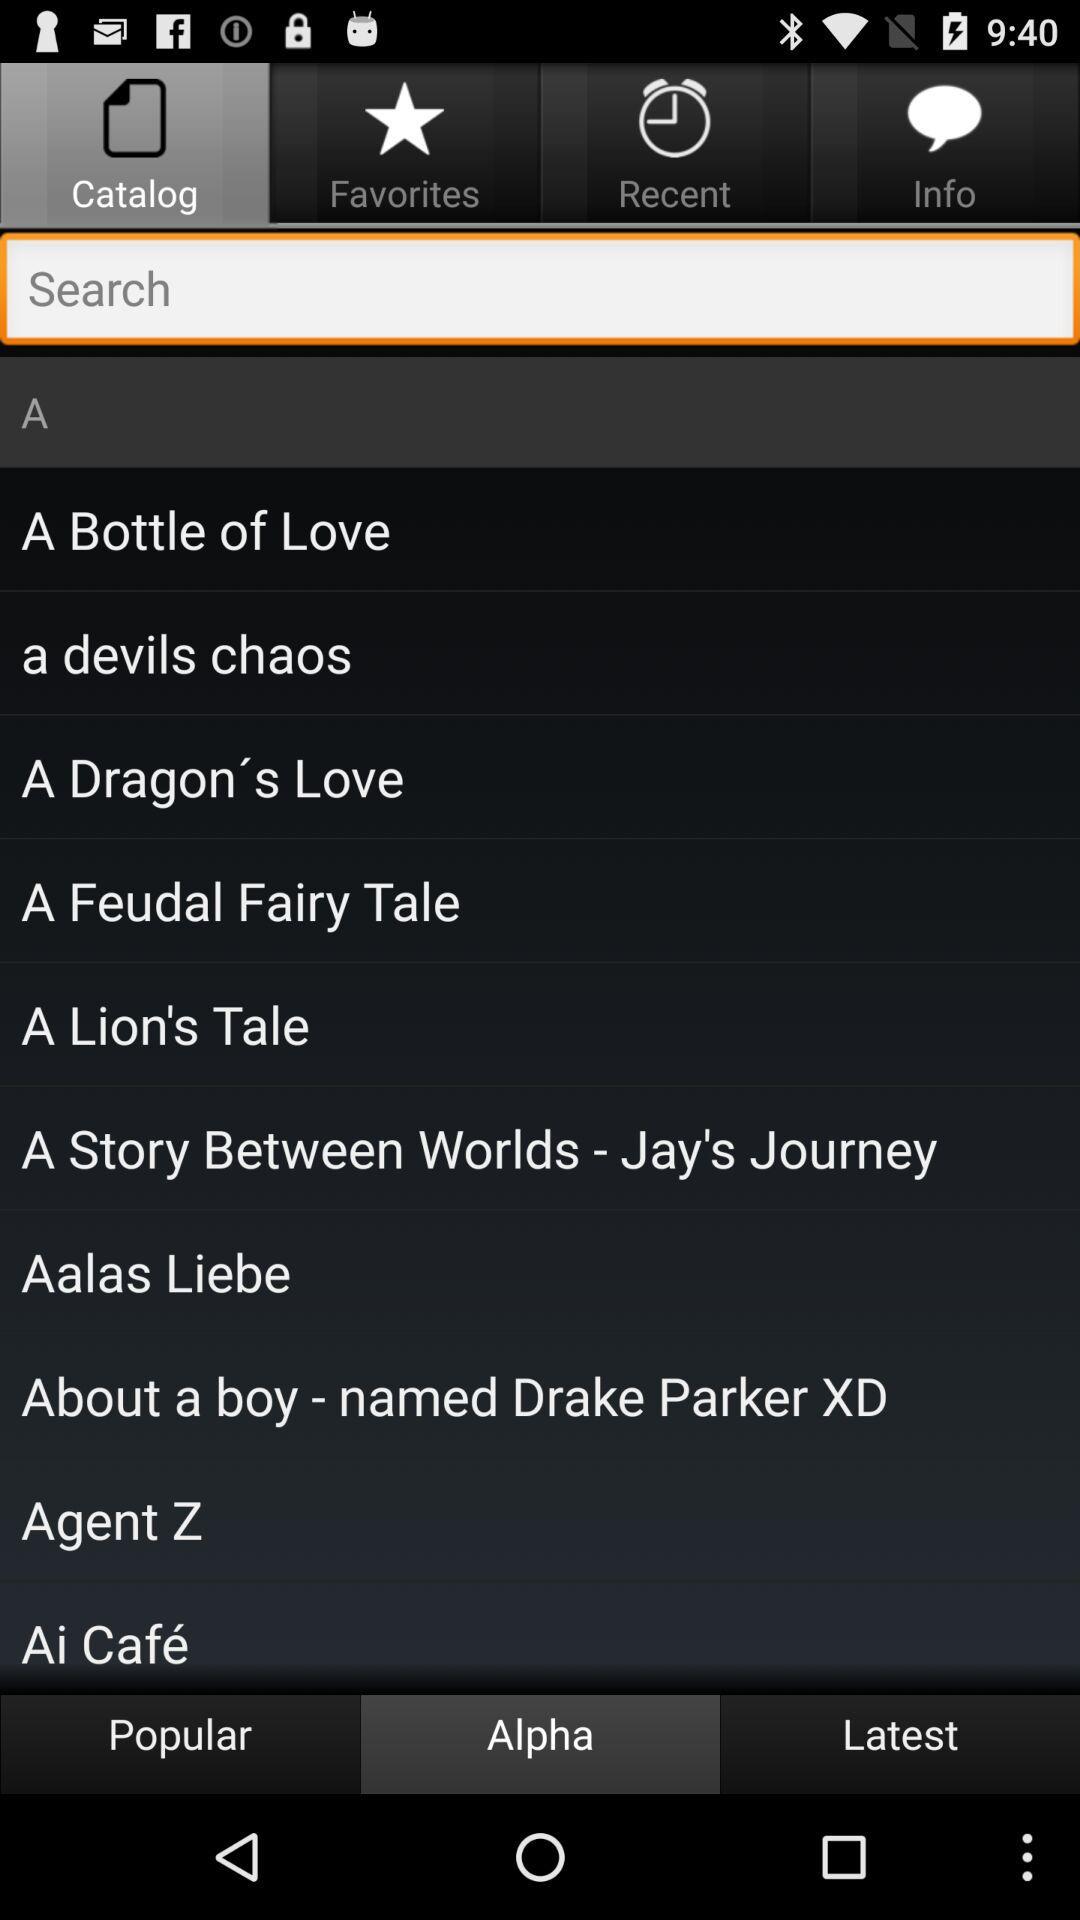 This screenshot has width=1080, height=1920. I want to click on the item next to alpha, so click(180, 1743).